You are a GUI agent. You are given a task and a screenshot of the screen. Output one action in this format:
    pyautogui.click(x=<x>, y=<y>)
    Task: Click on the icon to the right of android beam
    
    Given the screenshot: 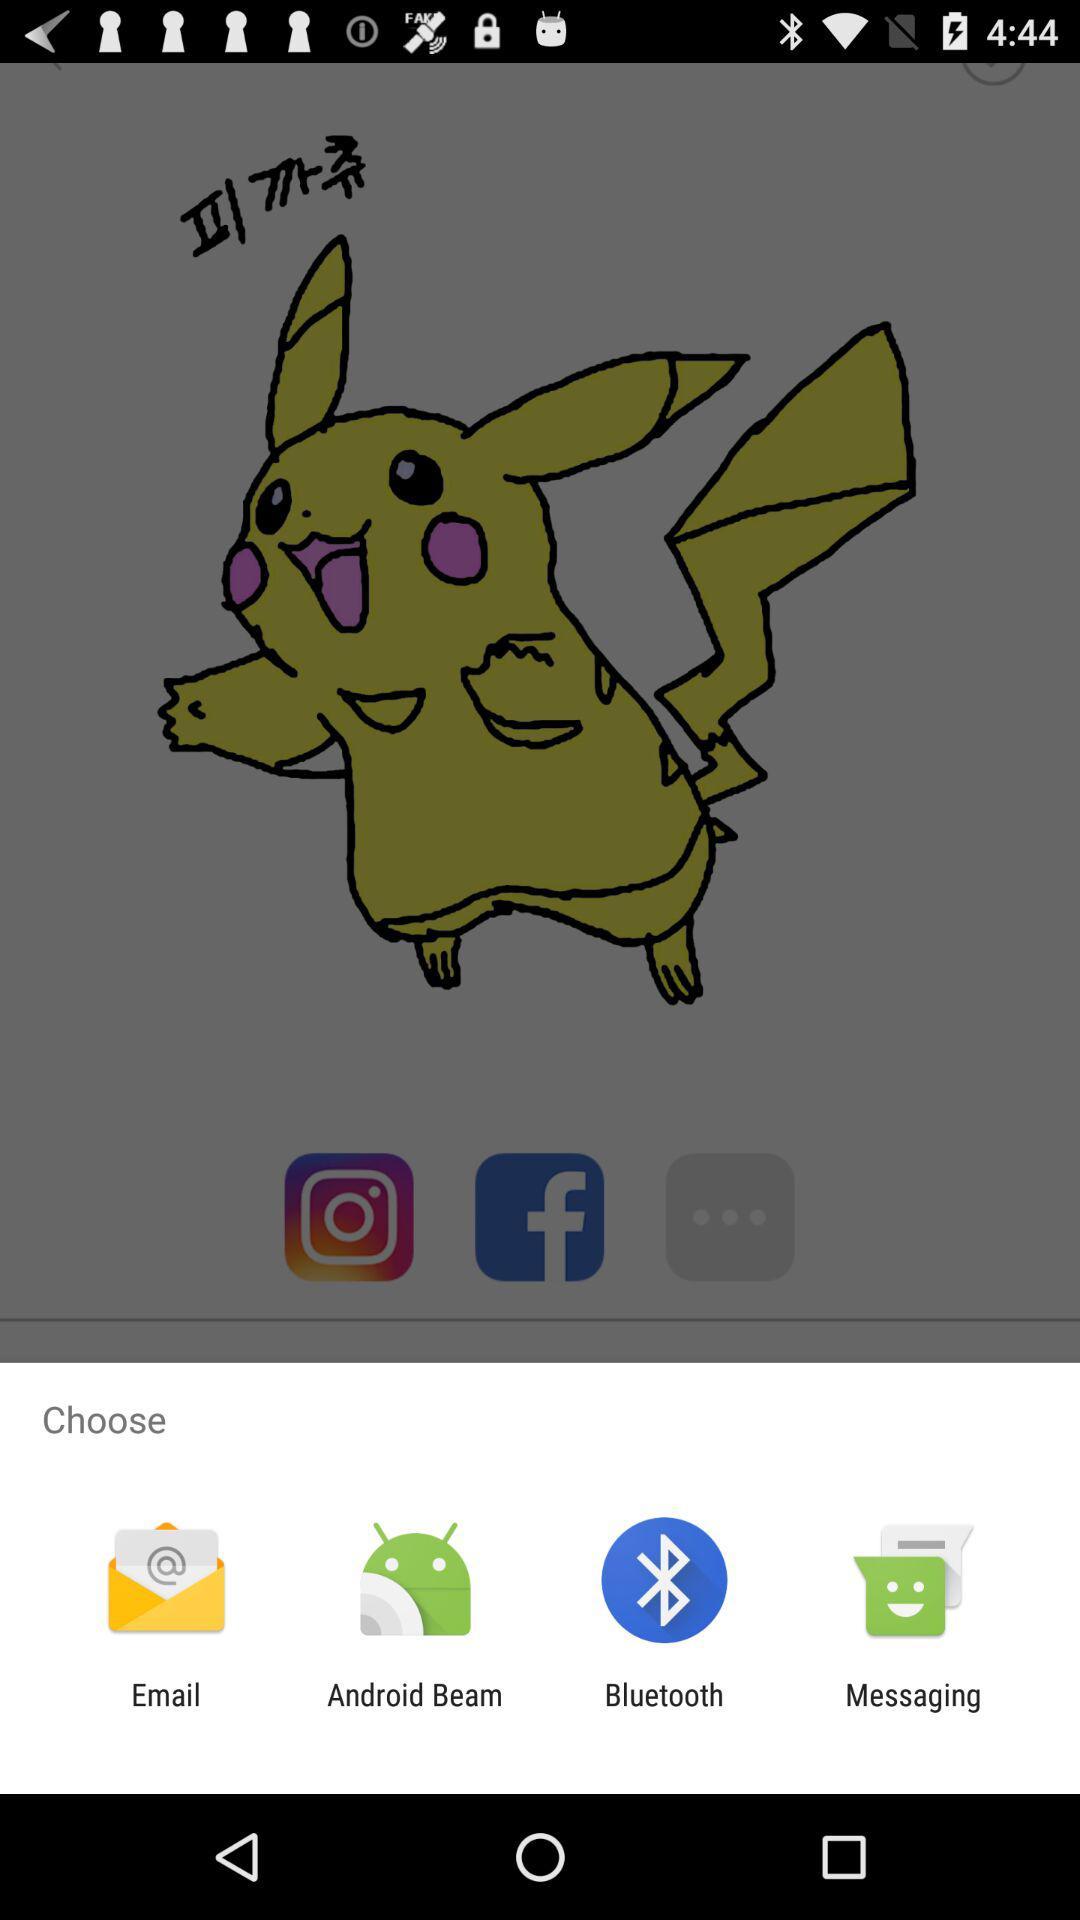 What is the action you would take?
    pyautogui.click(x=664, y=1711)
    